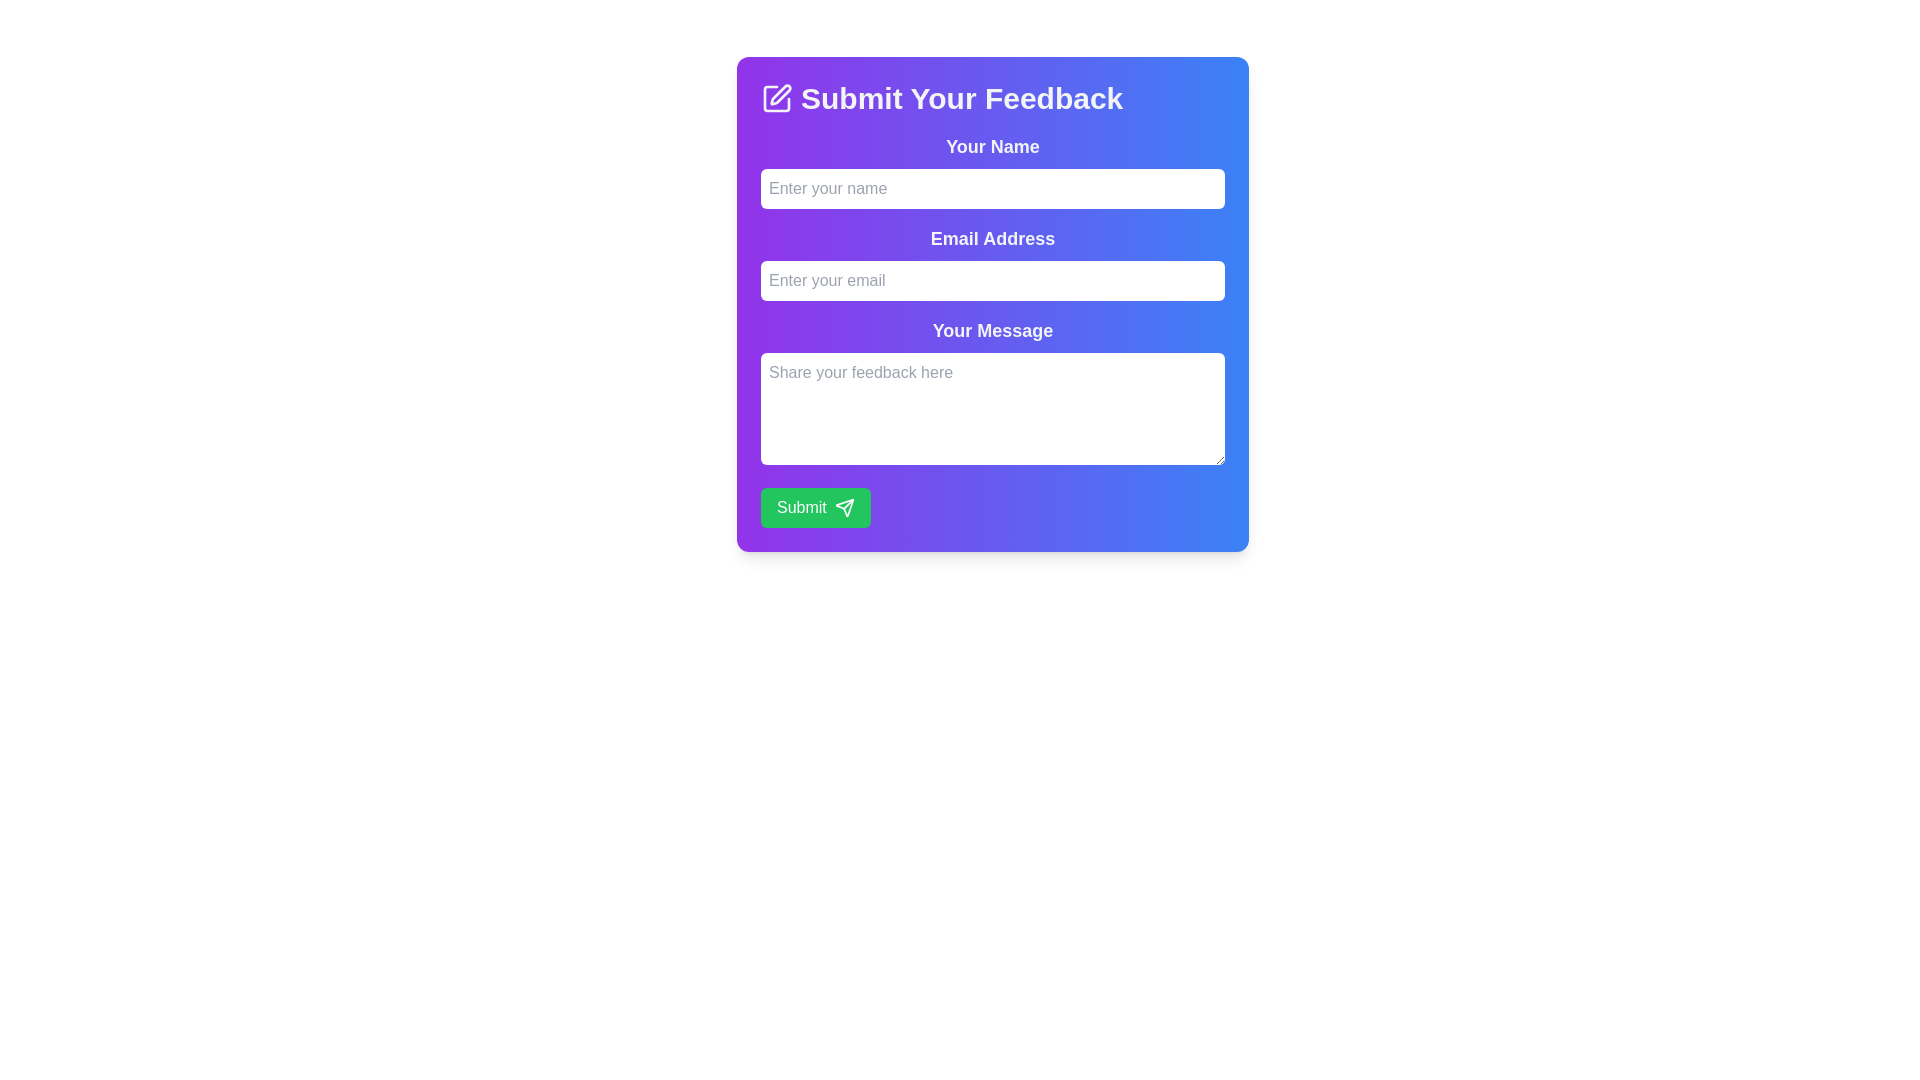 Image resolution: width=1920 pixels, height=1080 pixels. Describe the element at coordinates (993, 261) in the screenshot. I see `the 'Email Address' labeled input field to focus on the input box` at that location.